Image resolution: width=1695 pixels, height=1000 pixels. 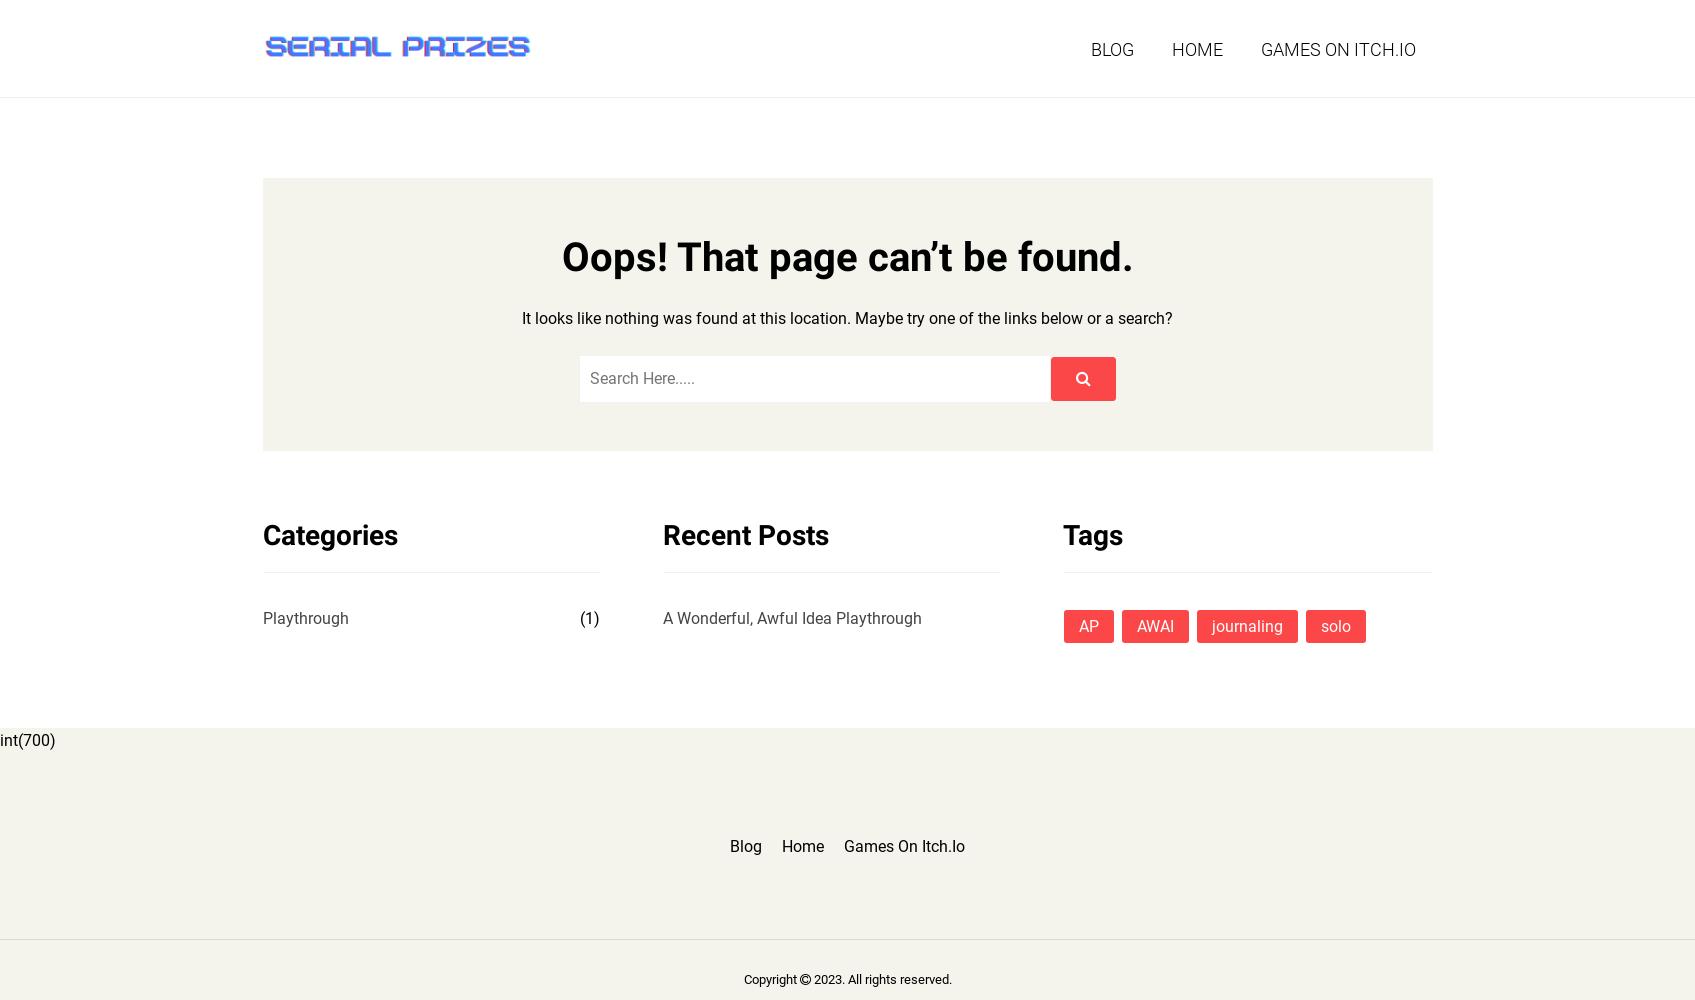 What do you see at coordinates (328, 534) in the screenshot?
I see `'Categories'` at bounding box center [328, 534].